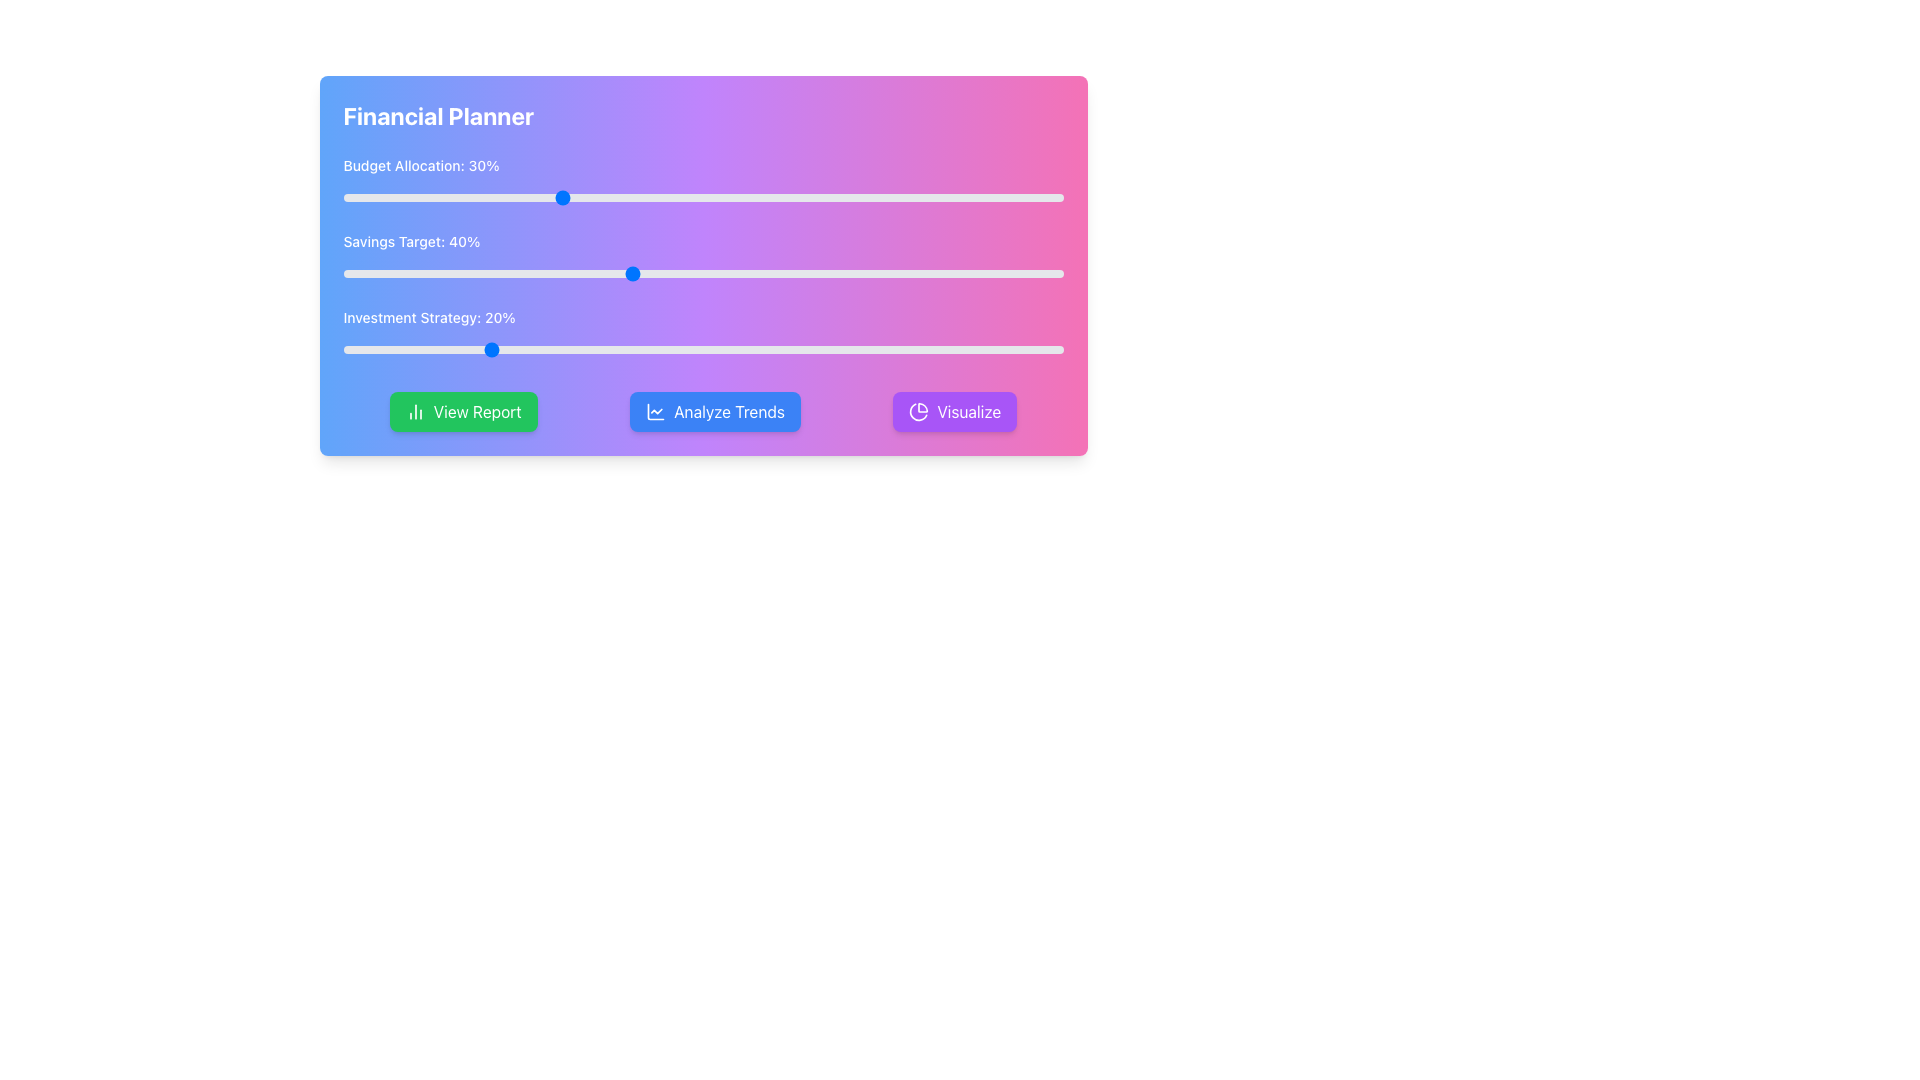  Describe the element at coordinates (767, 273) in the screenshot. I see `the savings target` at that location.